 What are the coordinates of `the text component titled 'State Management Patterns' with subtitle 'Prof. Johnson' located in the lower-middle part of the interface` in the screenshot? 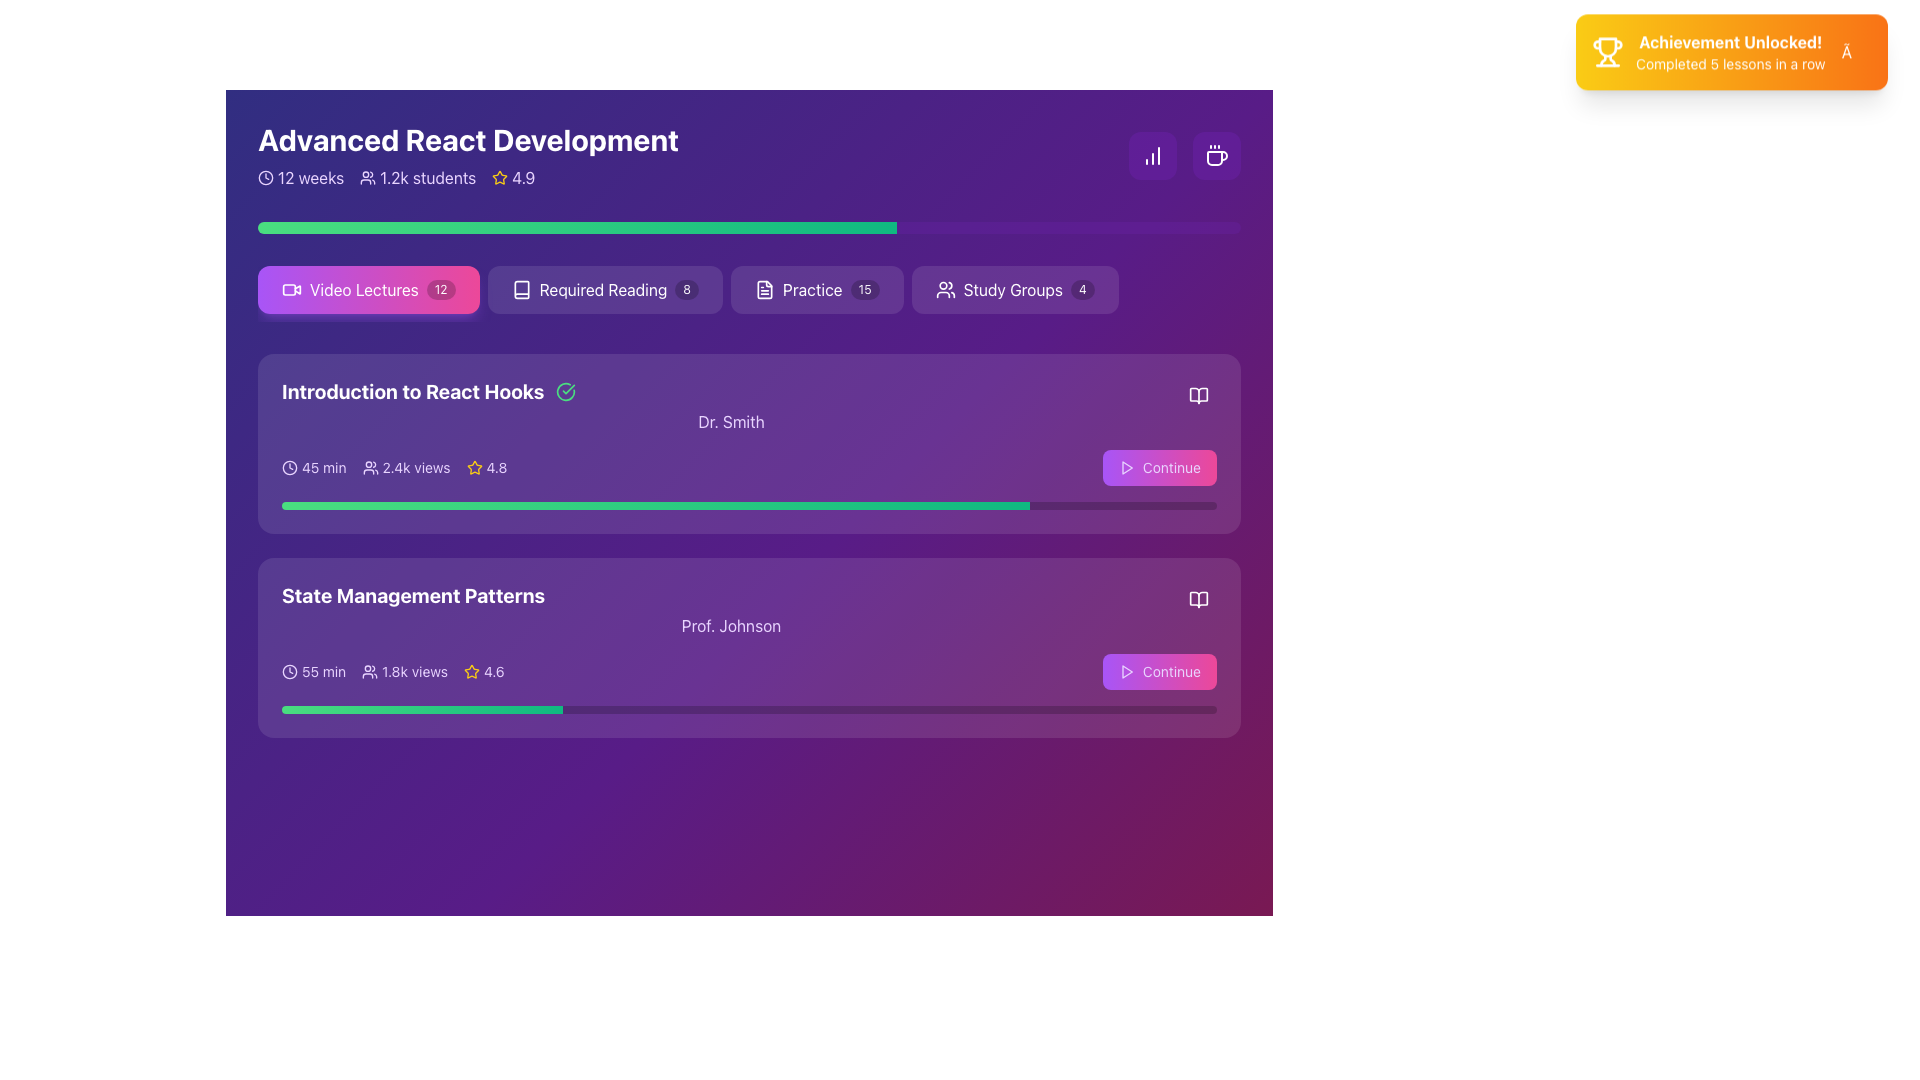 It's located at (748, 608).